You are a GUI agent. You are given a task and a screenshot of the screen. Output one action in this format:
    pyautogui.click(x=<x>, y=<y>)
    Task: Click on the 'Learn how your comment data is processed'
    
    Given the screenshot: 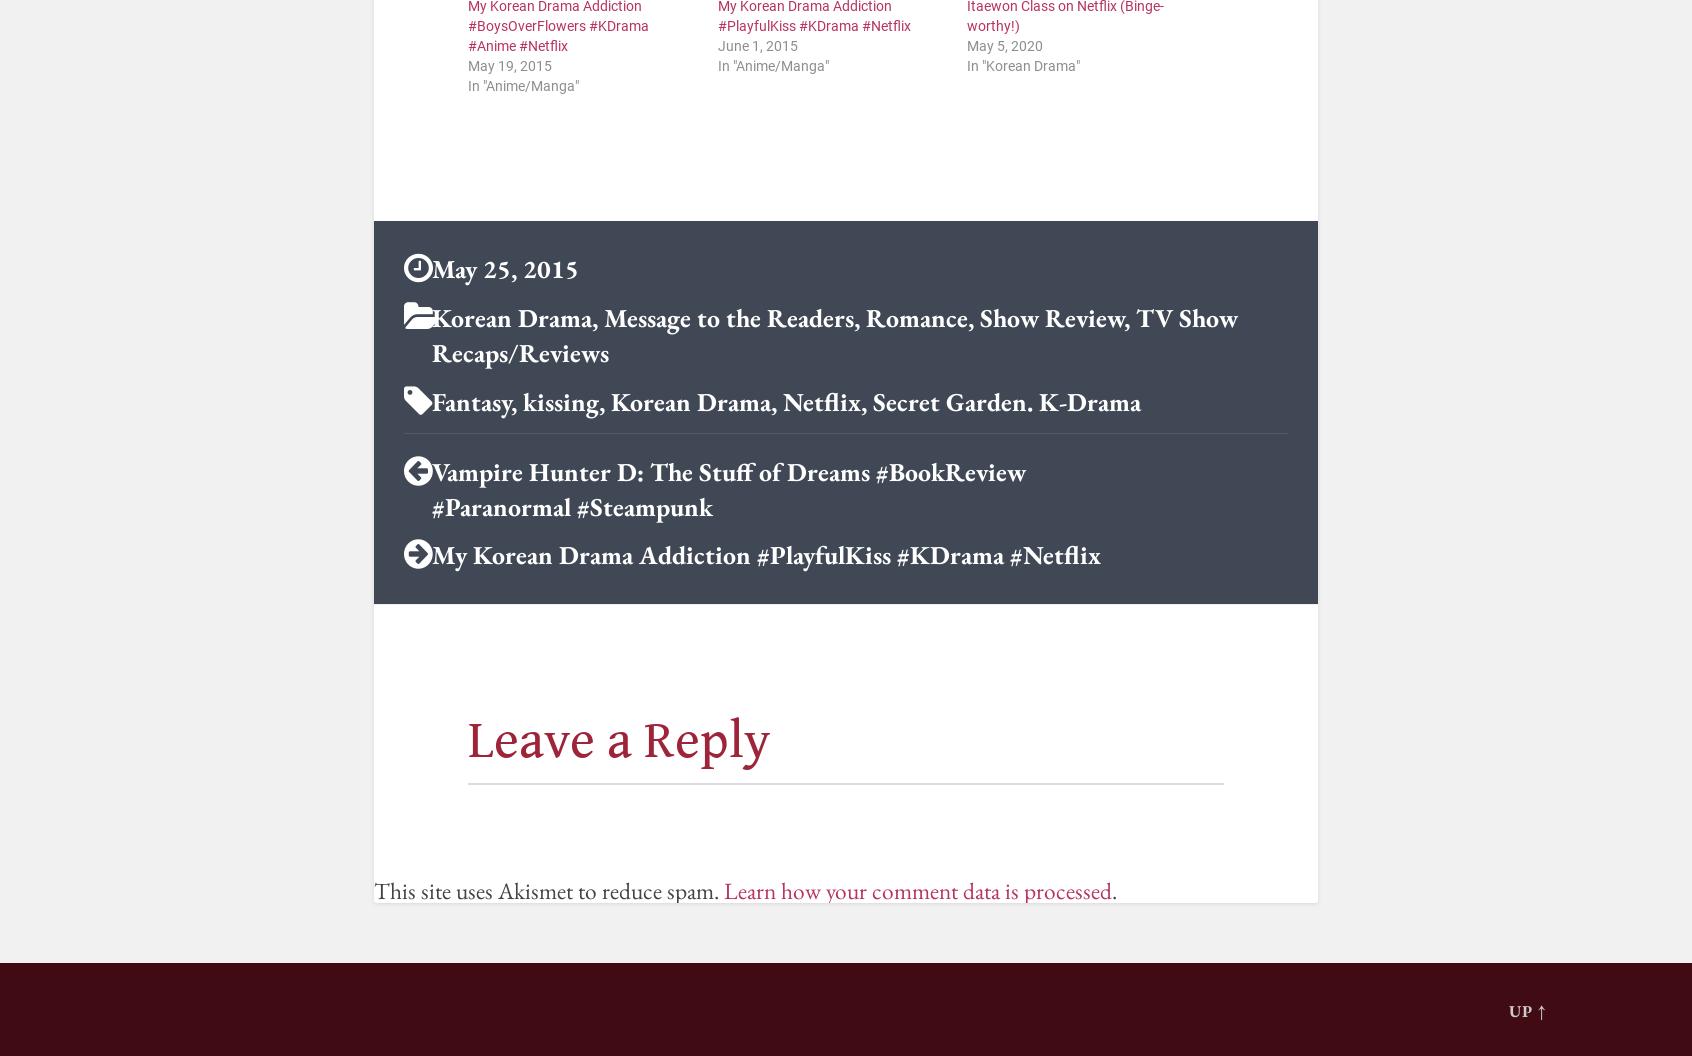 What is the action you would take?
    pyautogui.click(x=918, y=889)
    